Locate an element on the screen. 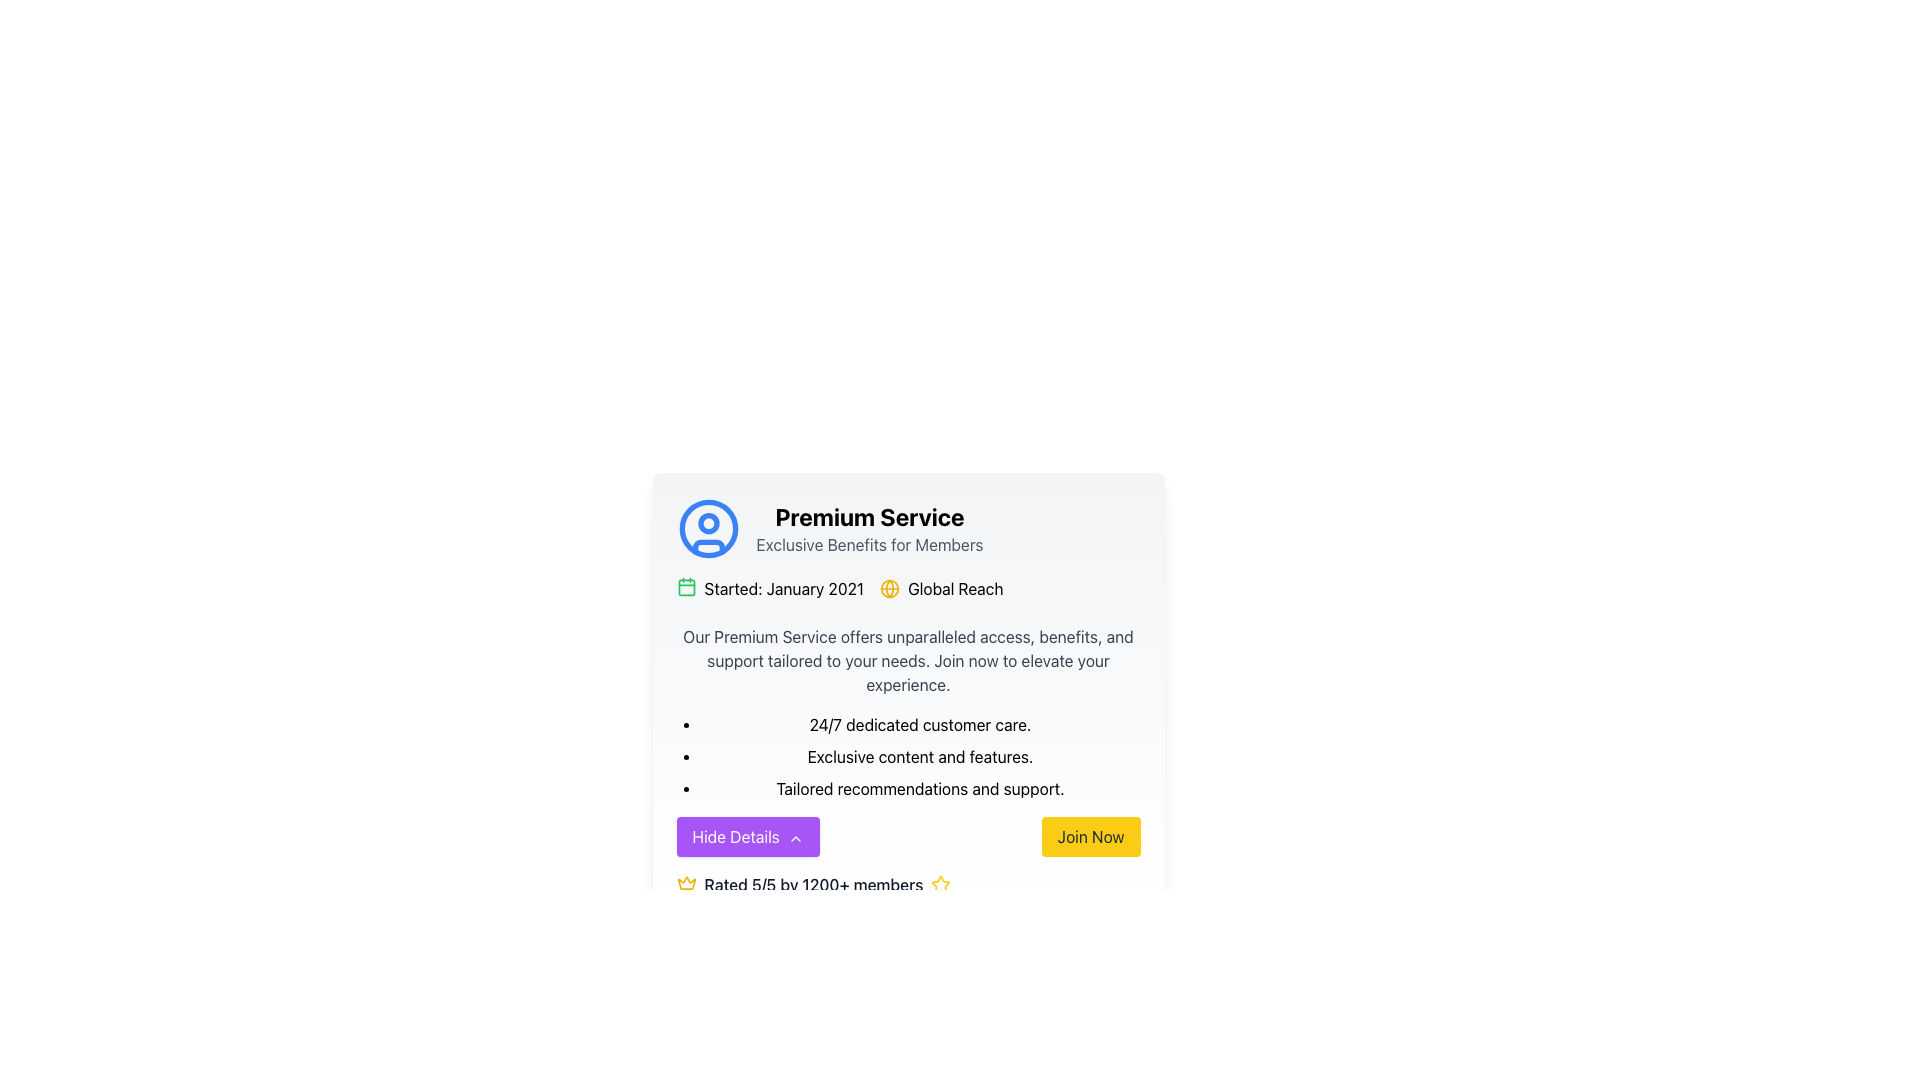 This screenshot has height=1080, width=1920. the Text Label that indicates the starting date of the service, located in the upper-left section of the card, next to a green calendar icon and aligned with the 'Global Reach' text is located at coordinates (783, 588).